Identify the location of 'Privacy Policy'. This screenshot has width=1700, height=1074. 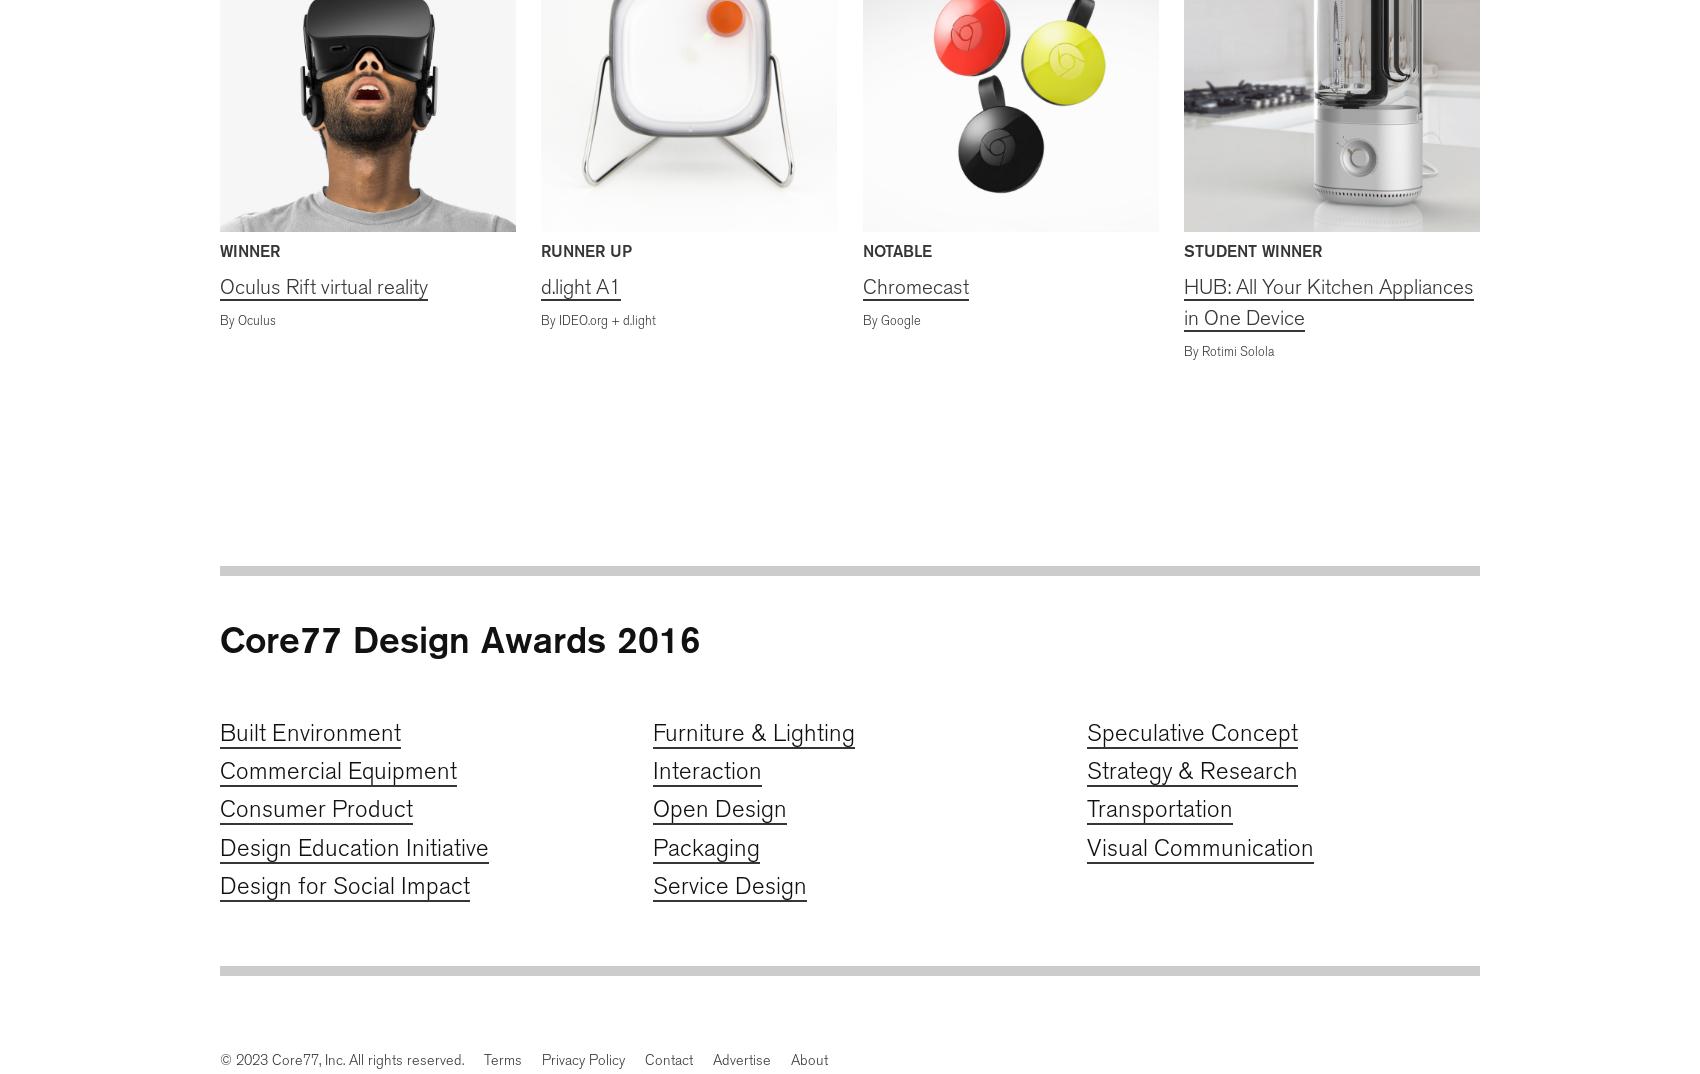
(582, 1059).